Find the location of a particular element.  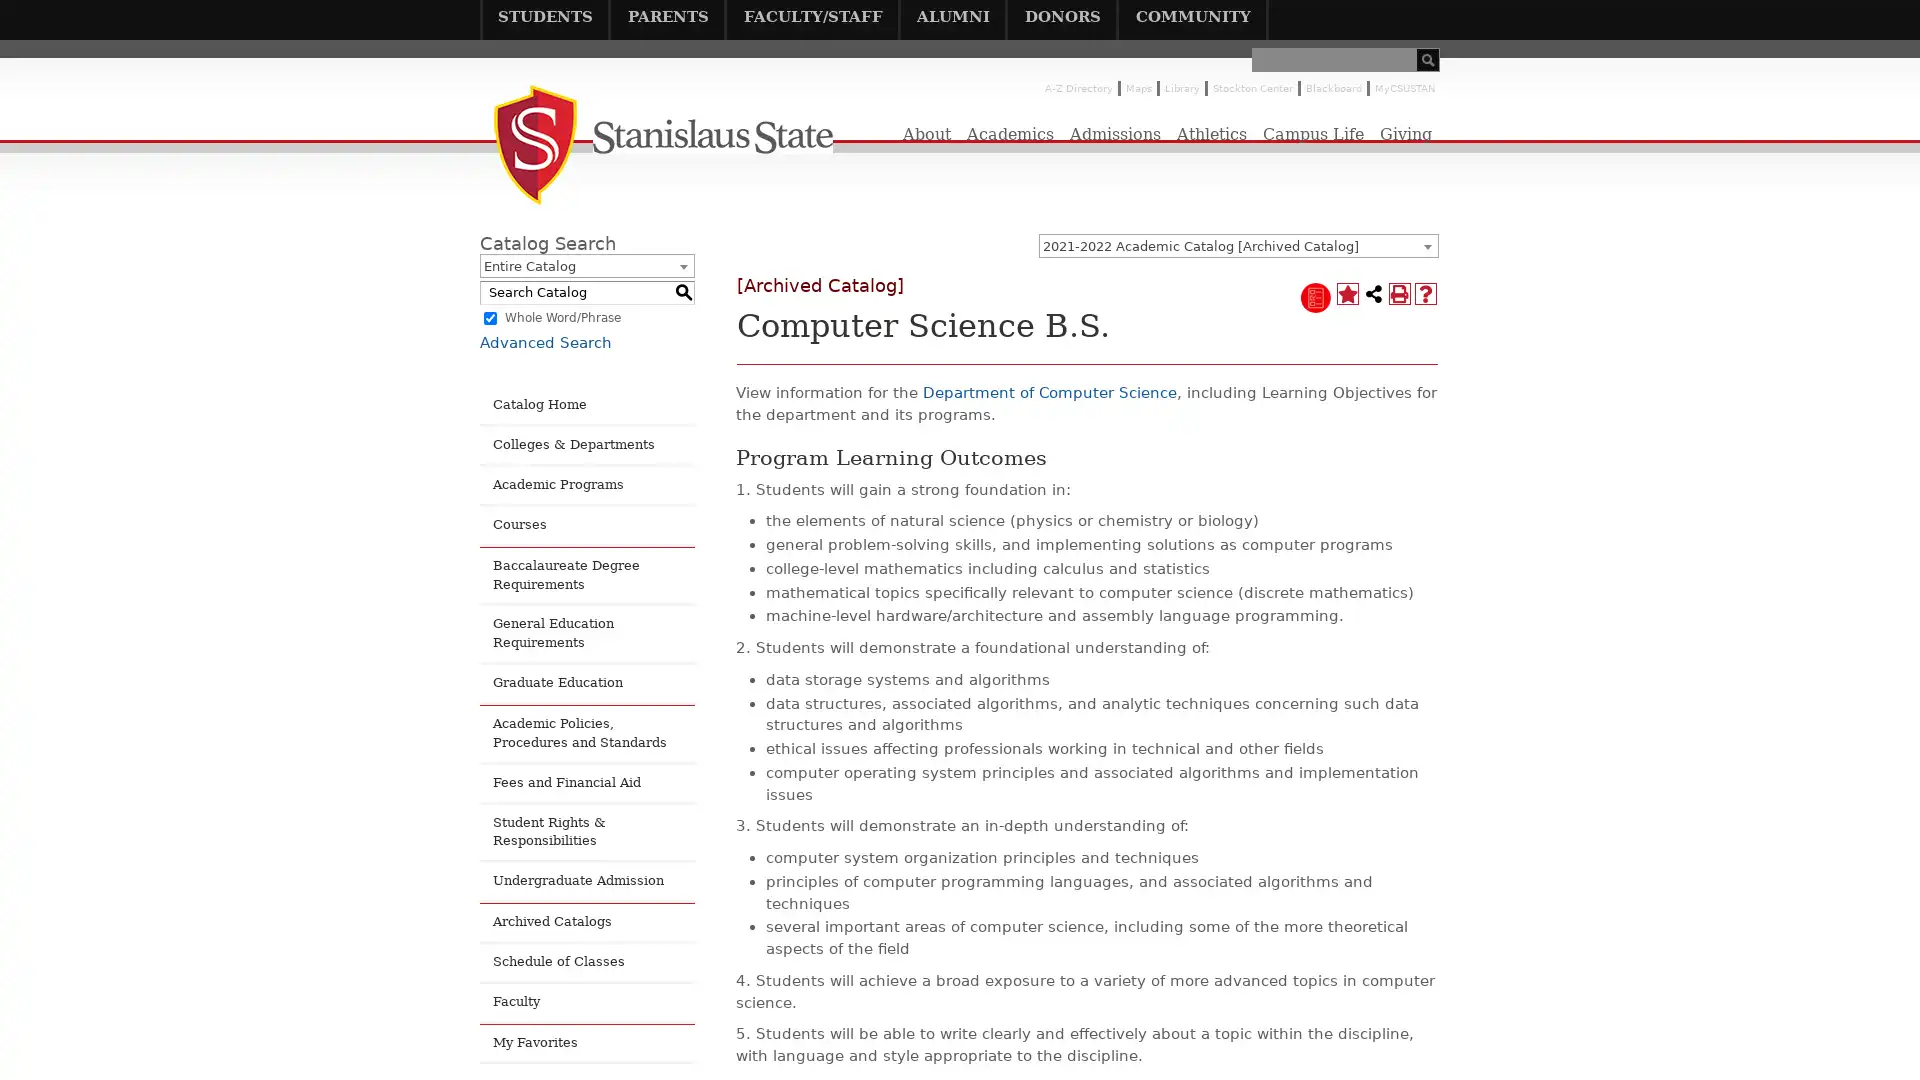

Search is located at coordinates (1427, 59).